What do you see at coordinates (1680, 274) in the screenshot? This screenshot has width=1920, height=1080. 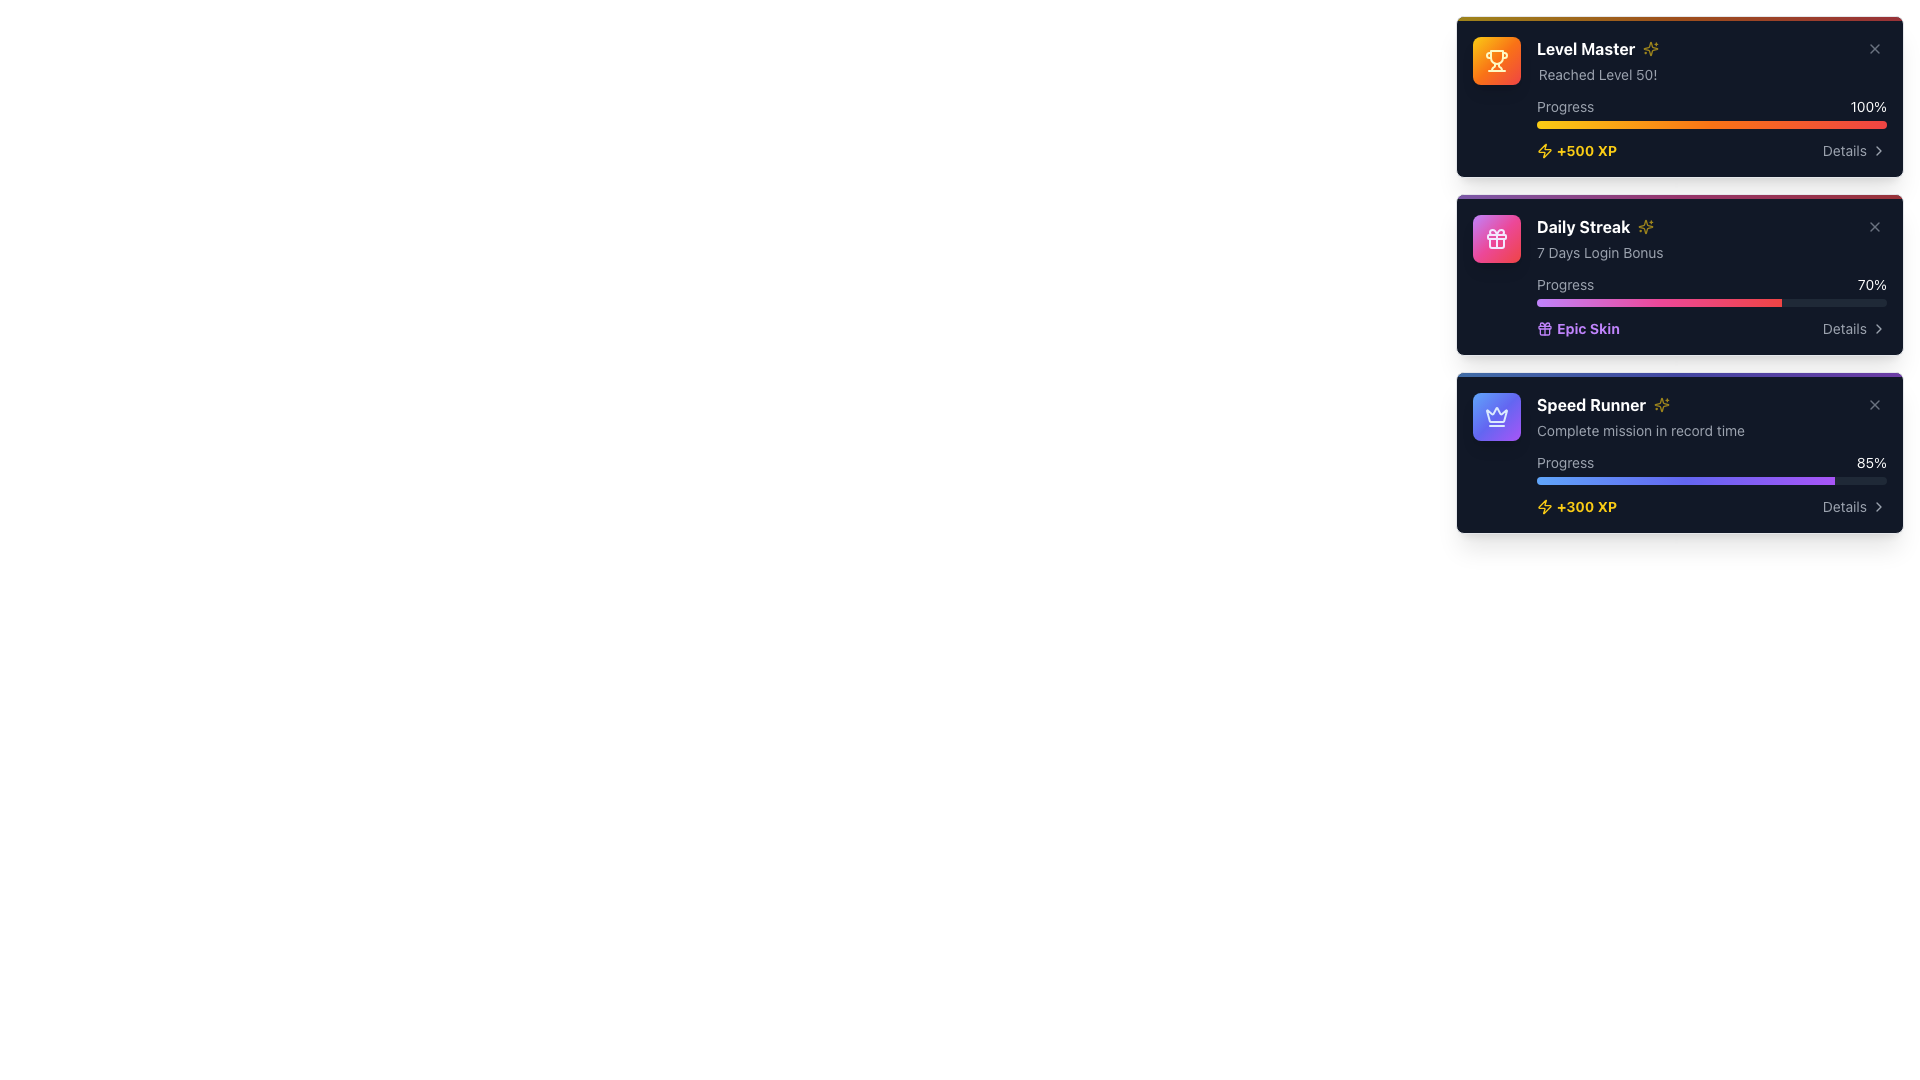 I see `the Information Card displaying user's streak-related achievement, which is the second card in a vertically stacked list of three cards, to interact with its details` at bounding box center [1680, 274].